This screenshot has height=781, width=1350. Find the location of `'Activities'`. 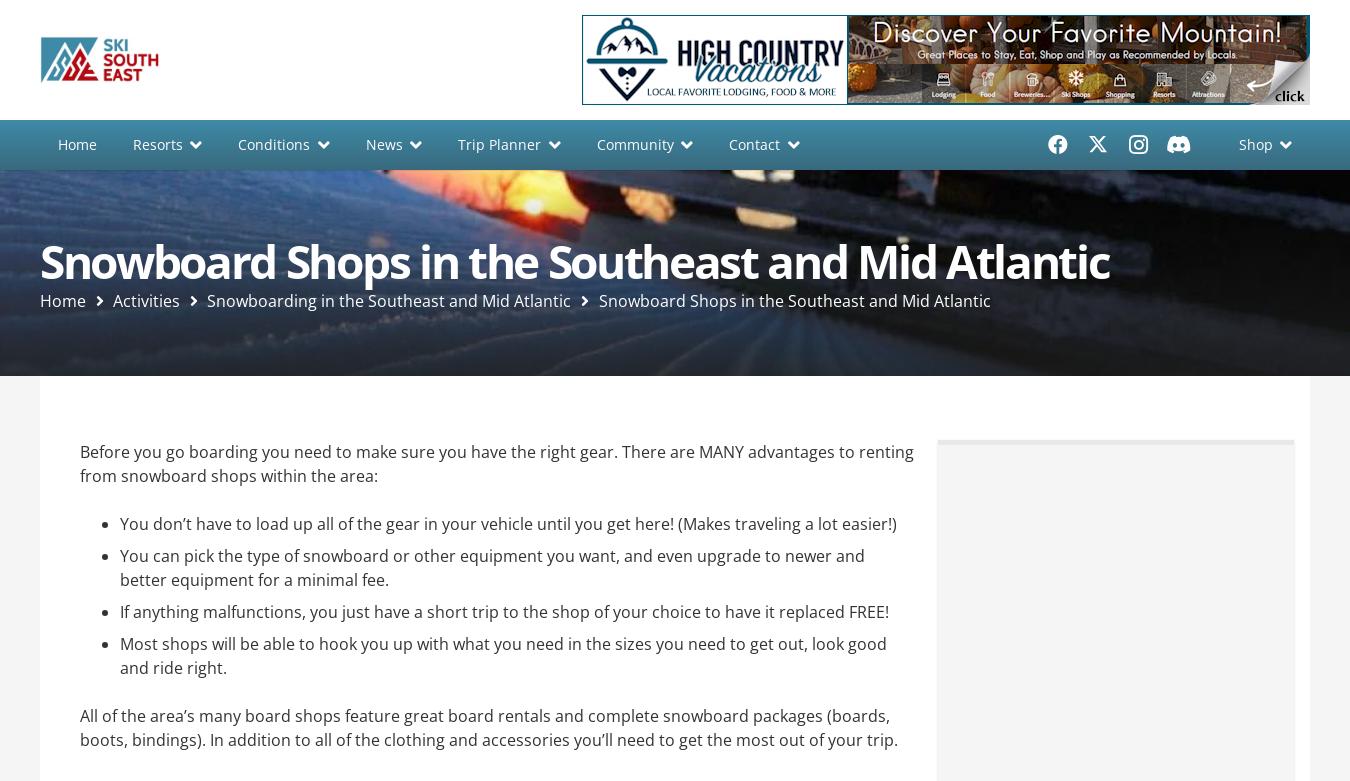

'Activities' is located at coordinates (146, 299).